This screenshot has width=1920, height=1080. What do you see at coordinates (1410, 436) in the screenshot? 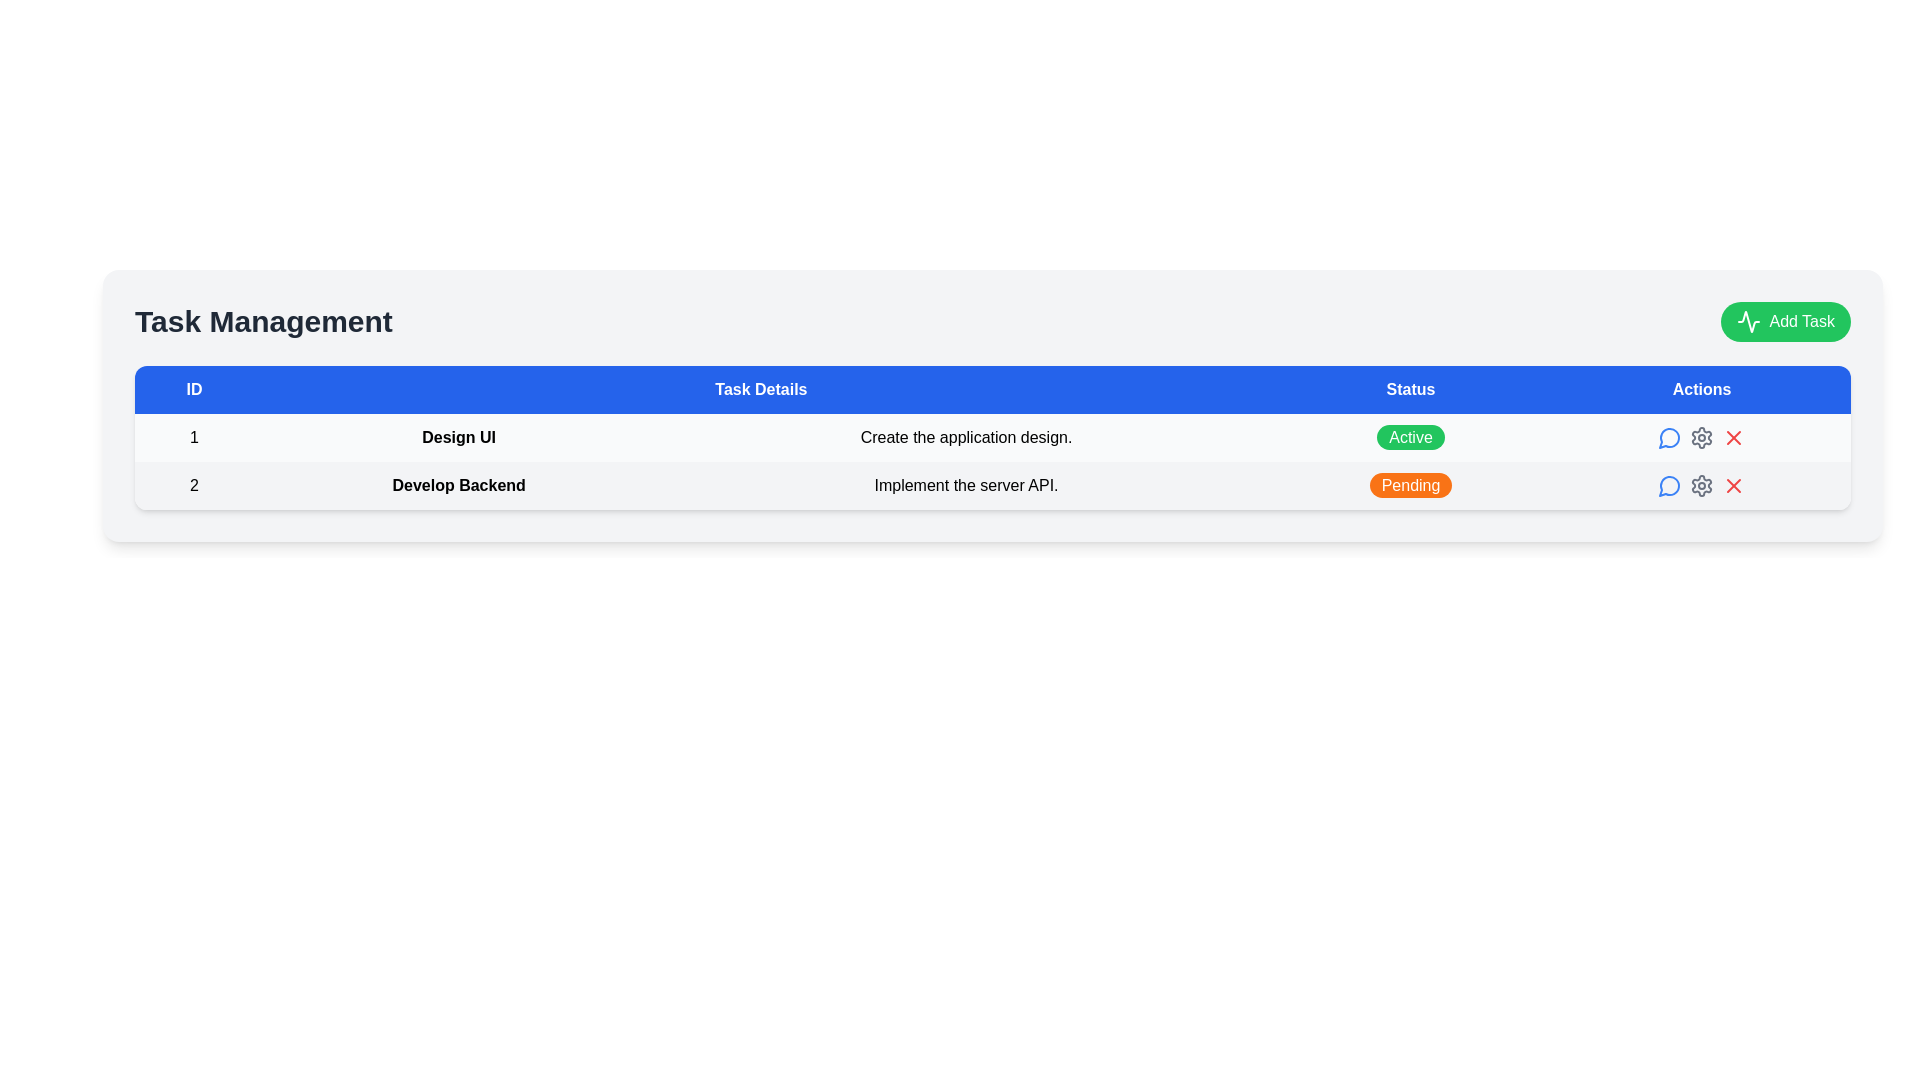
I see `the Status badge, which is a small oval-shaped element with a green background and the text 'Active' in white, located in the top row of the 'Status' column of a table` at bounding box center [1410, 436].